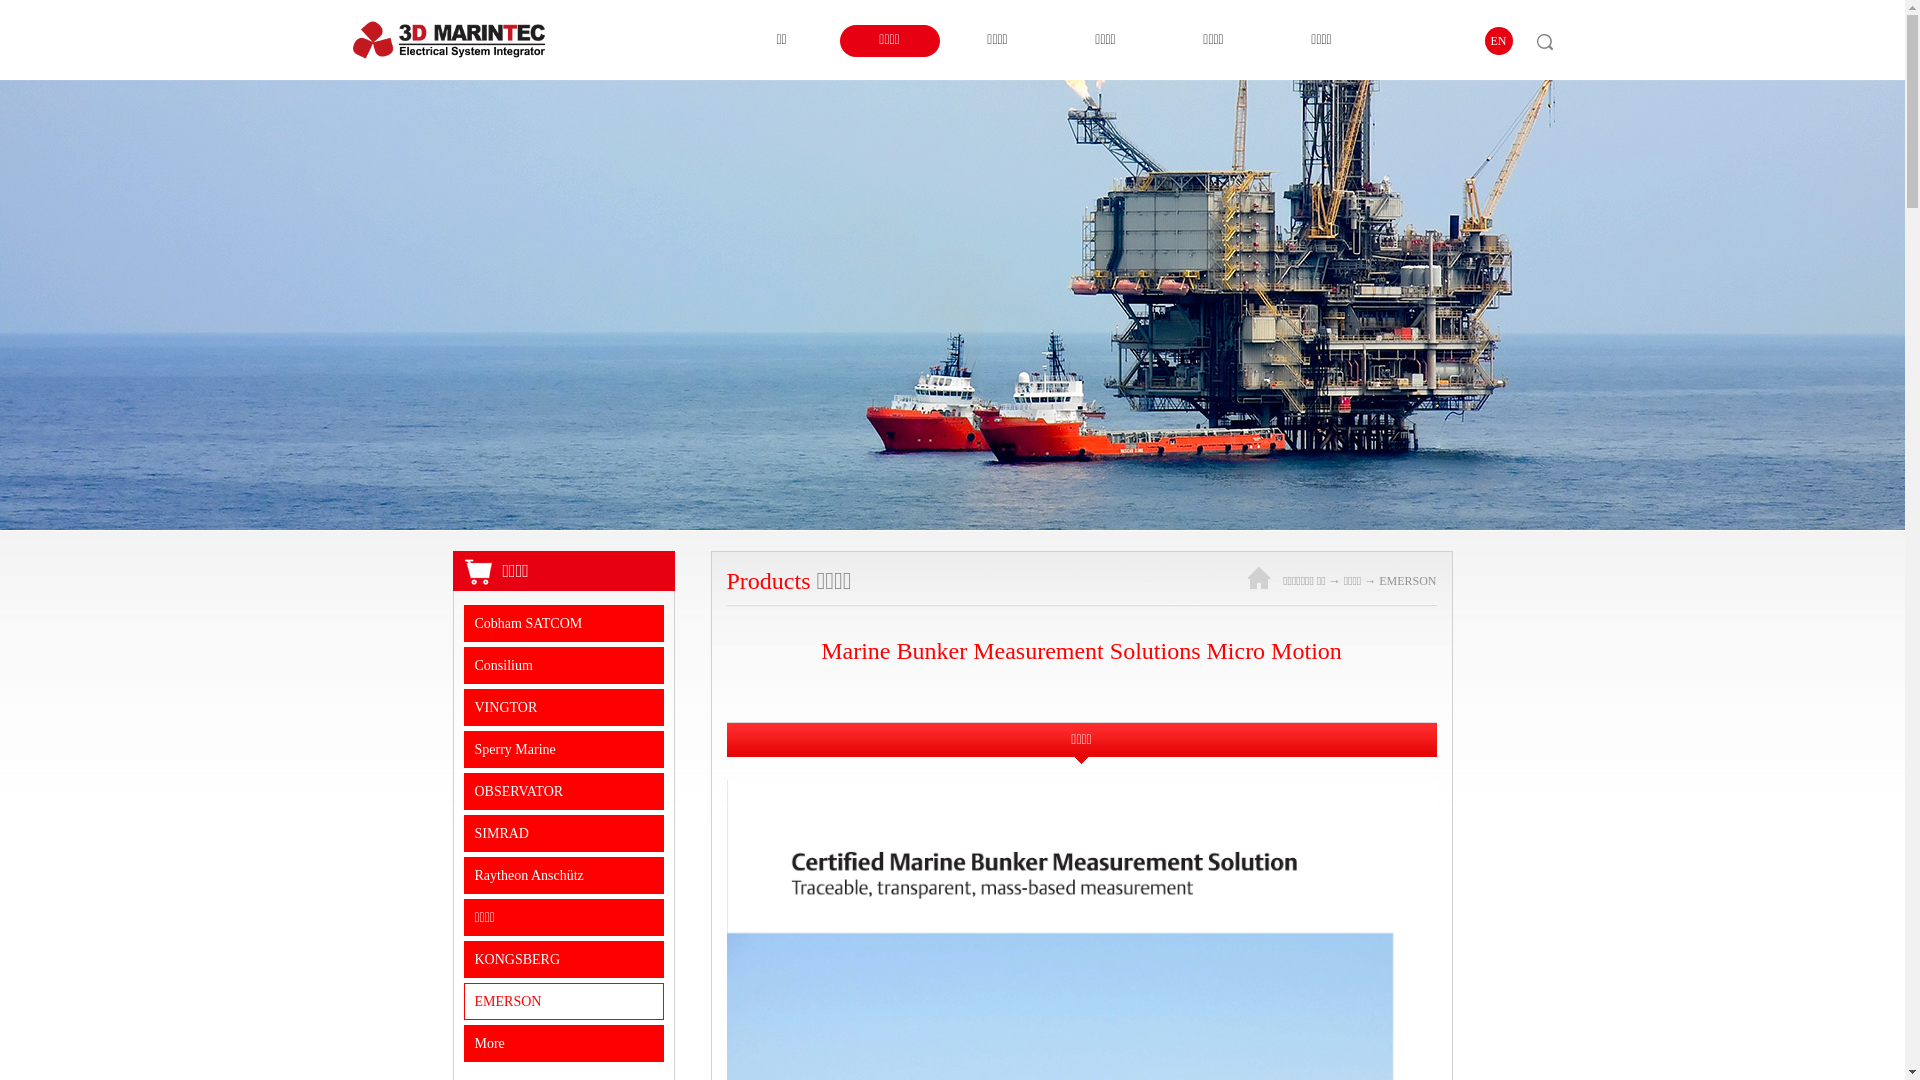  What do you see at coordinates (1497, 41) in the screenshot?
I see `'EN'` at bounding box center [1497, 41].